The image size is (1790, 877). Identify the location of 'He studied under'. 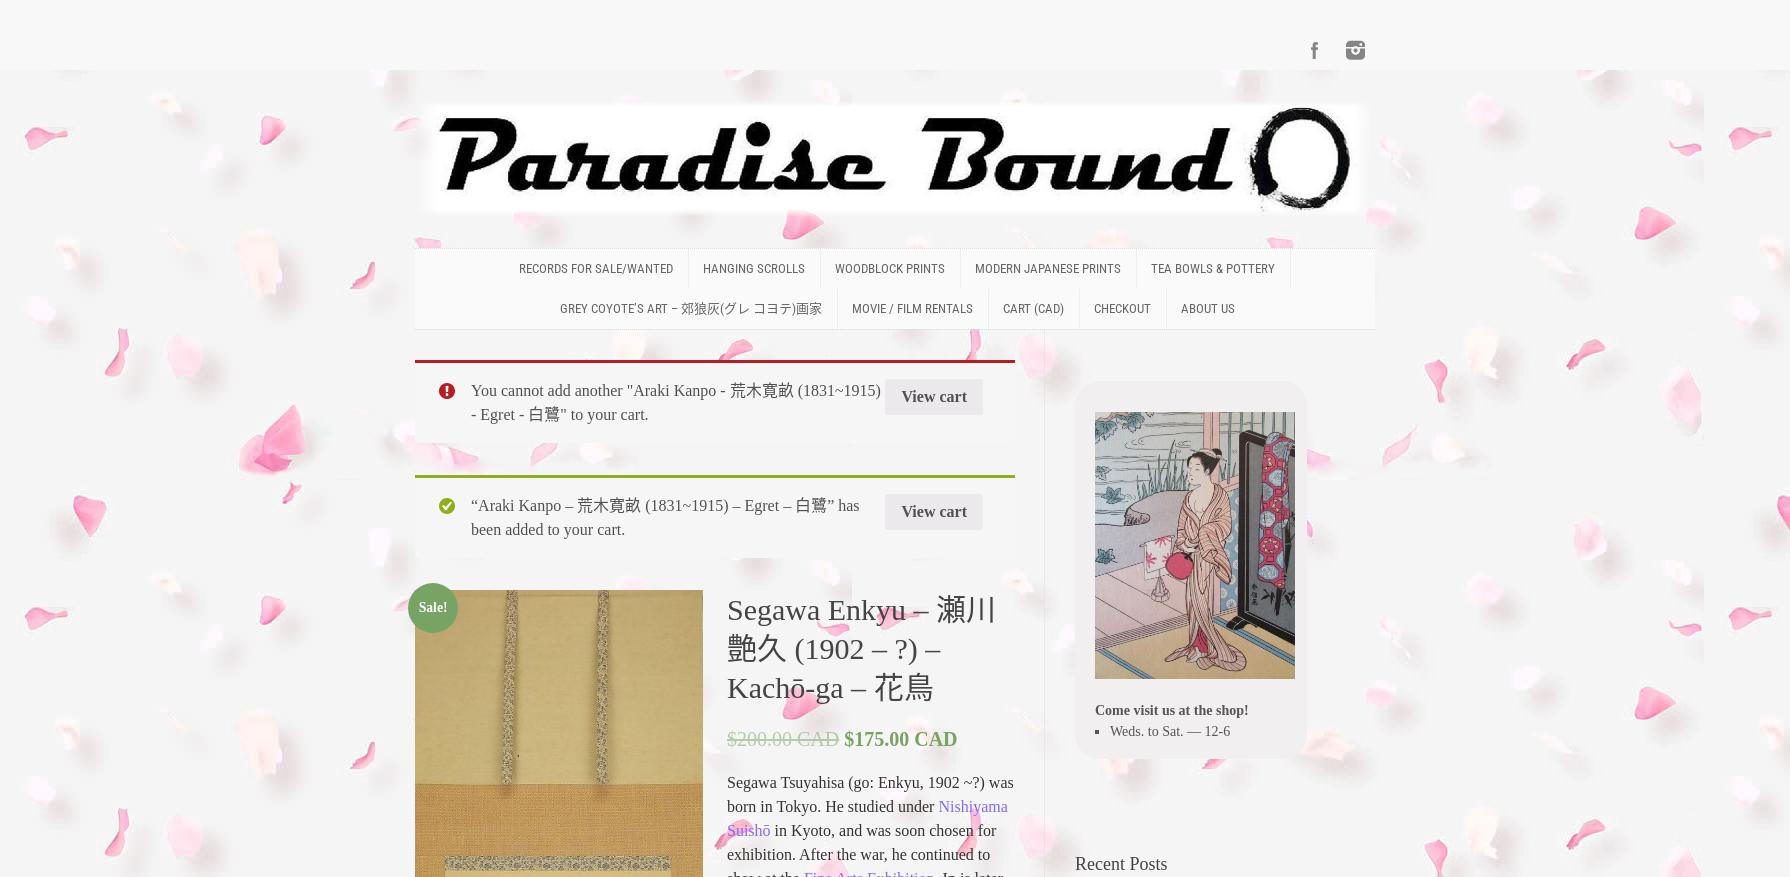
(880, 805).